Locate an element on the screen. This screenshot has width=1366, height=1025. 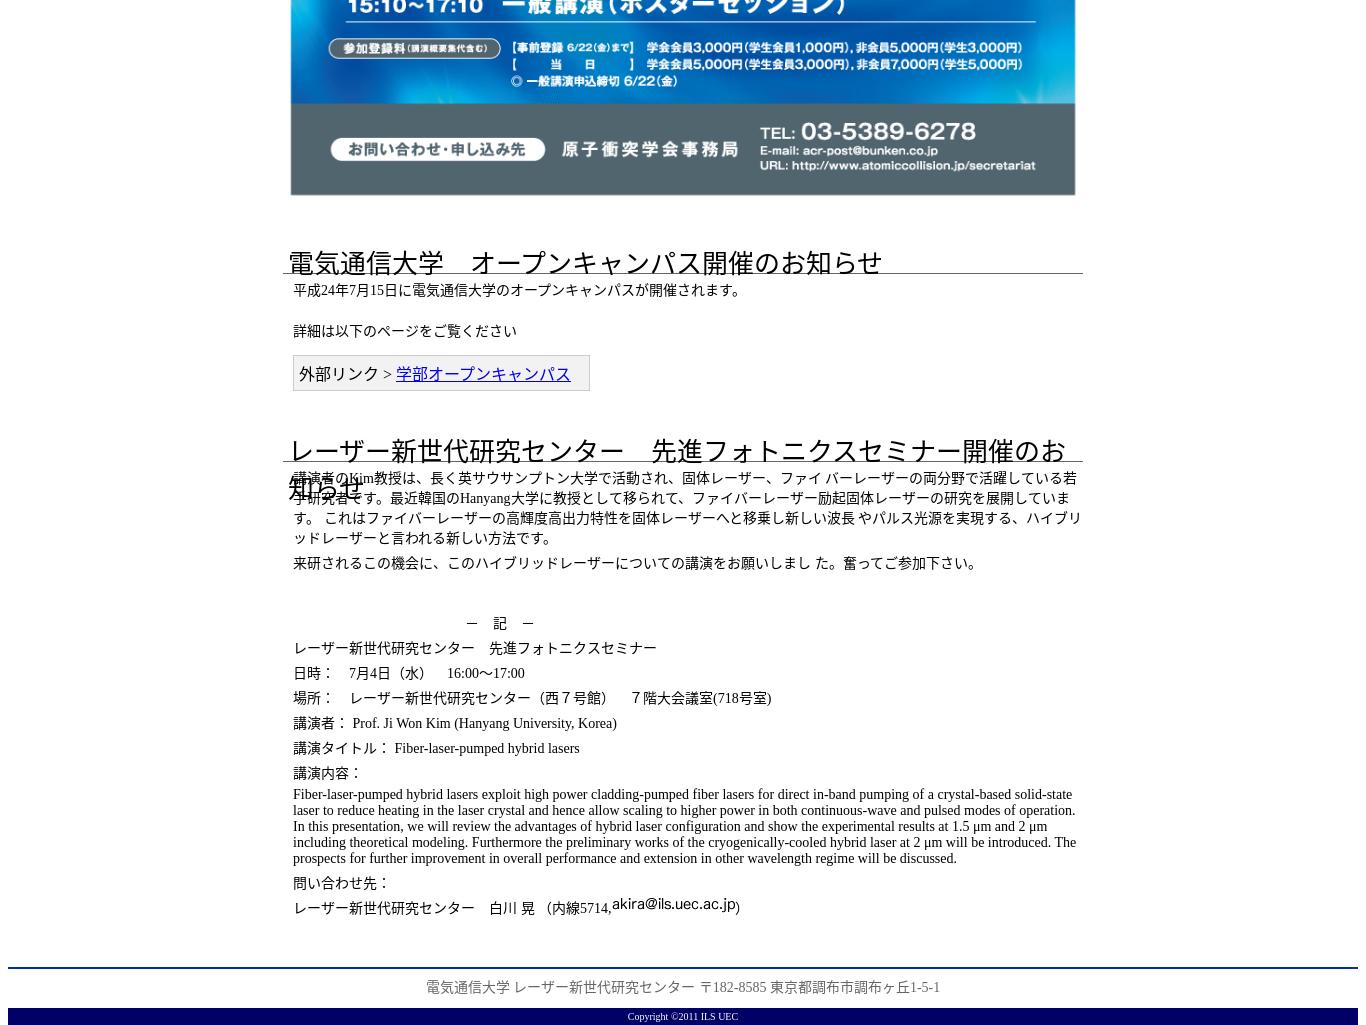
'平成24年7月15日に電気通信大学のオープンキャンパスが開催されます。' is located at coordinates (519, 290).